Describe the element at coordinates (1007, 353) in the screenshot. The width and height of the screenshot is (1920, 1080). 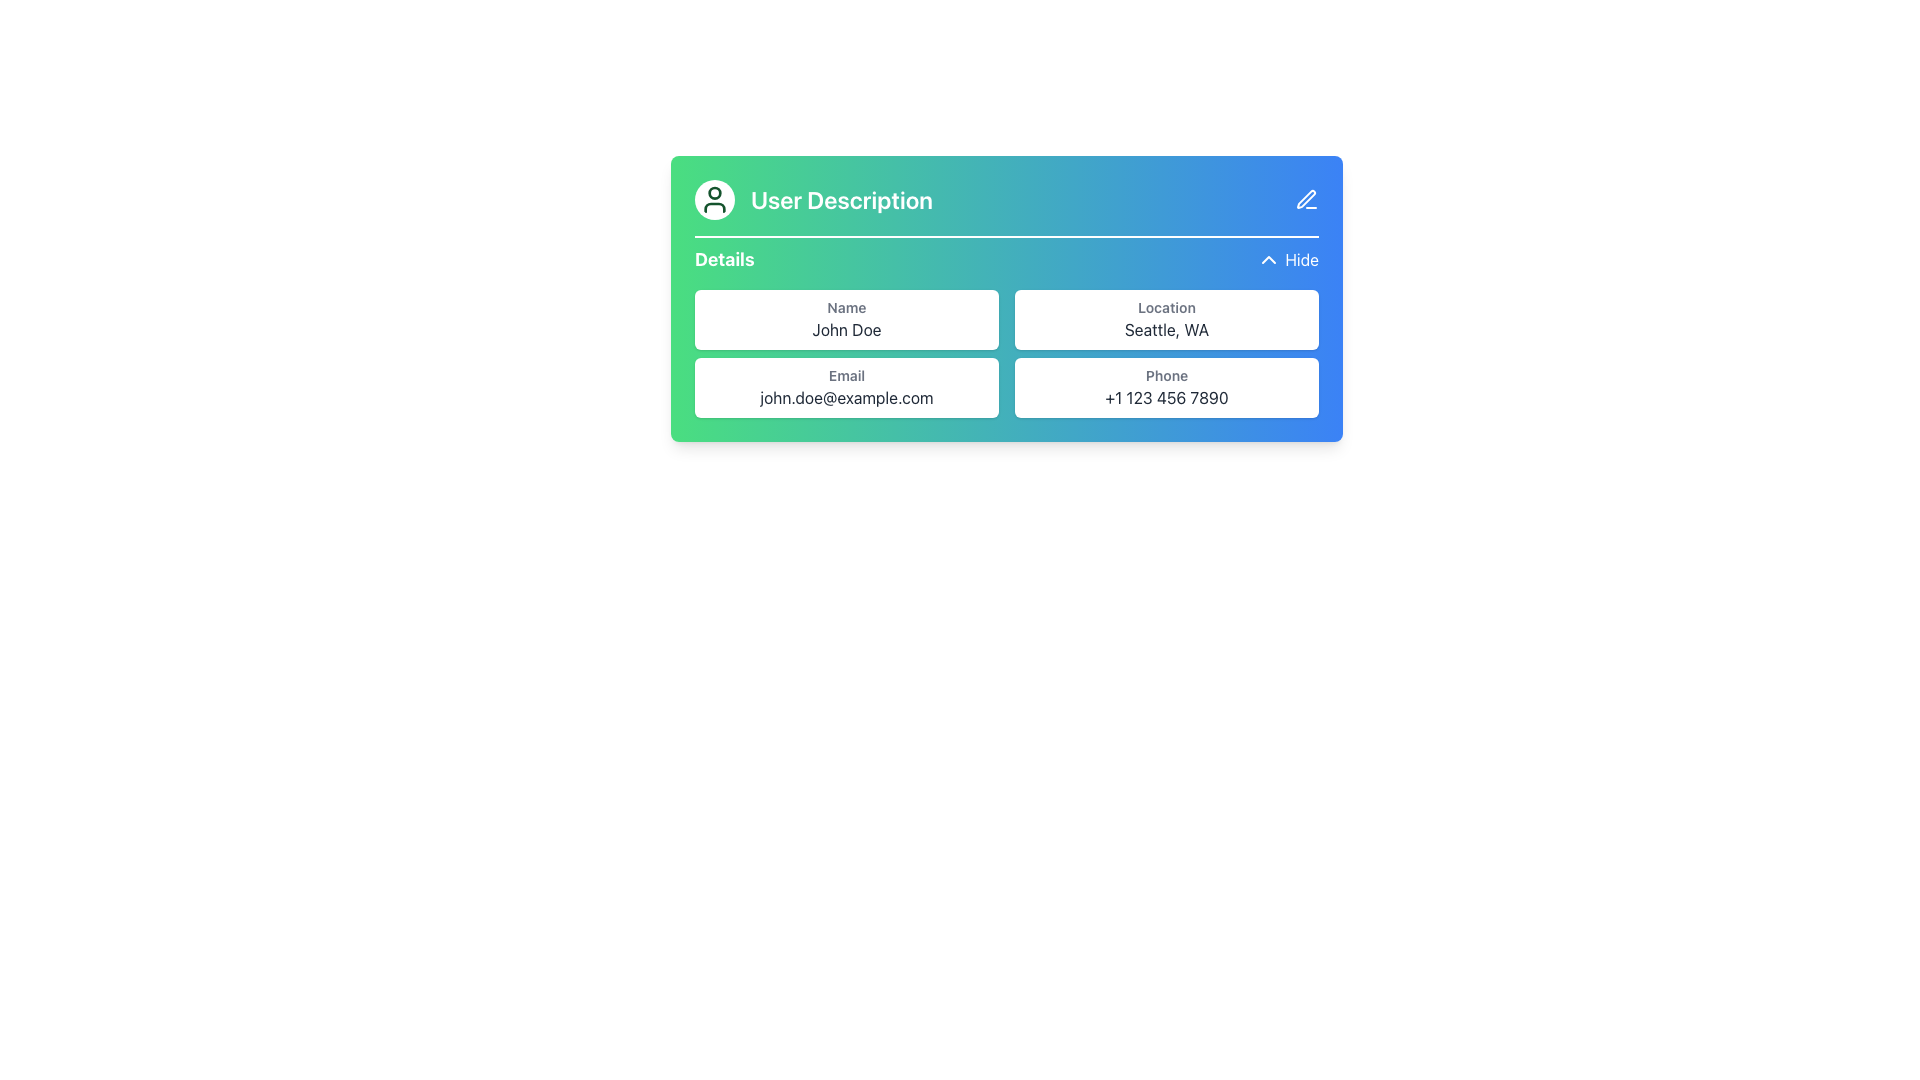
I see `text within the Information grid element, which contains titles and values such as 'Name', 'Location', 'Email', and 'Phone'` at that location.